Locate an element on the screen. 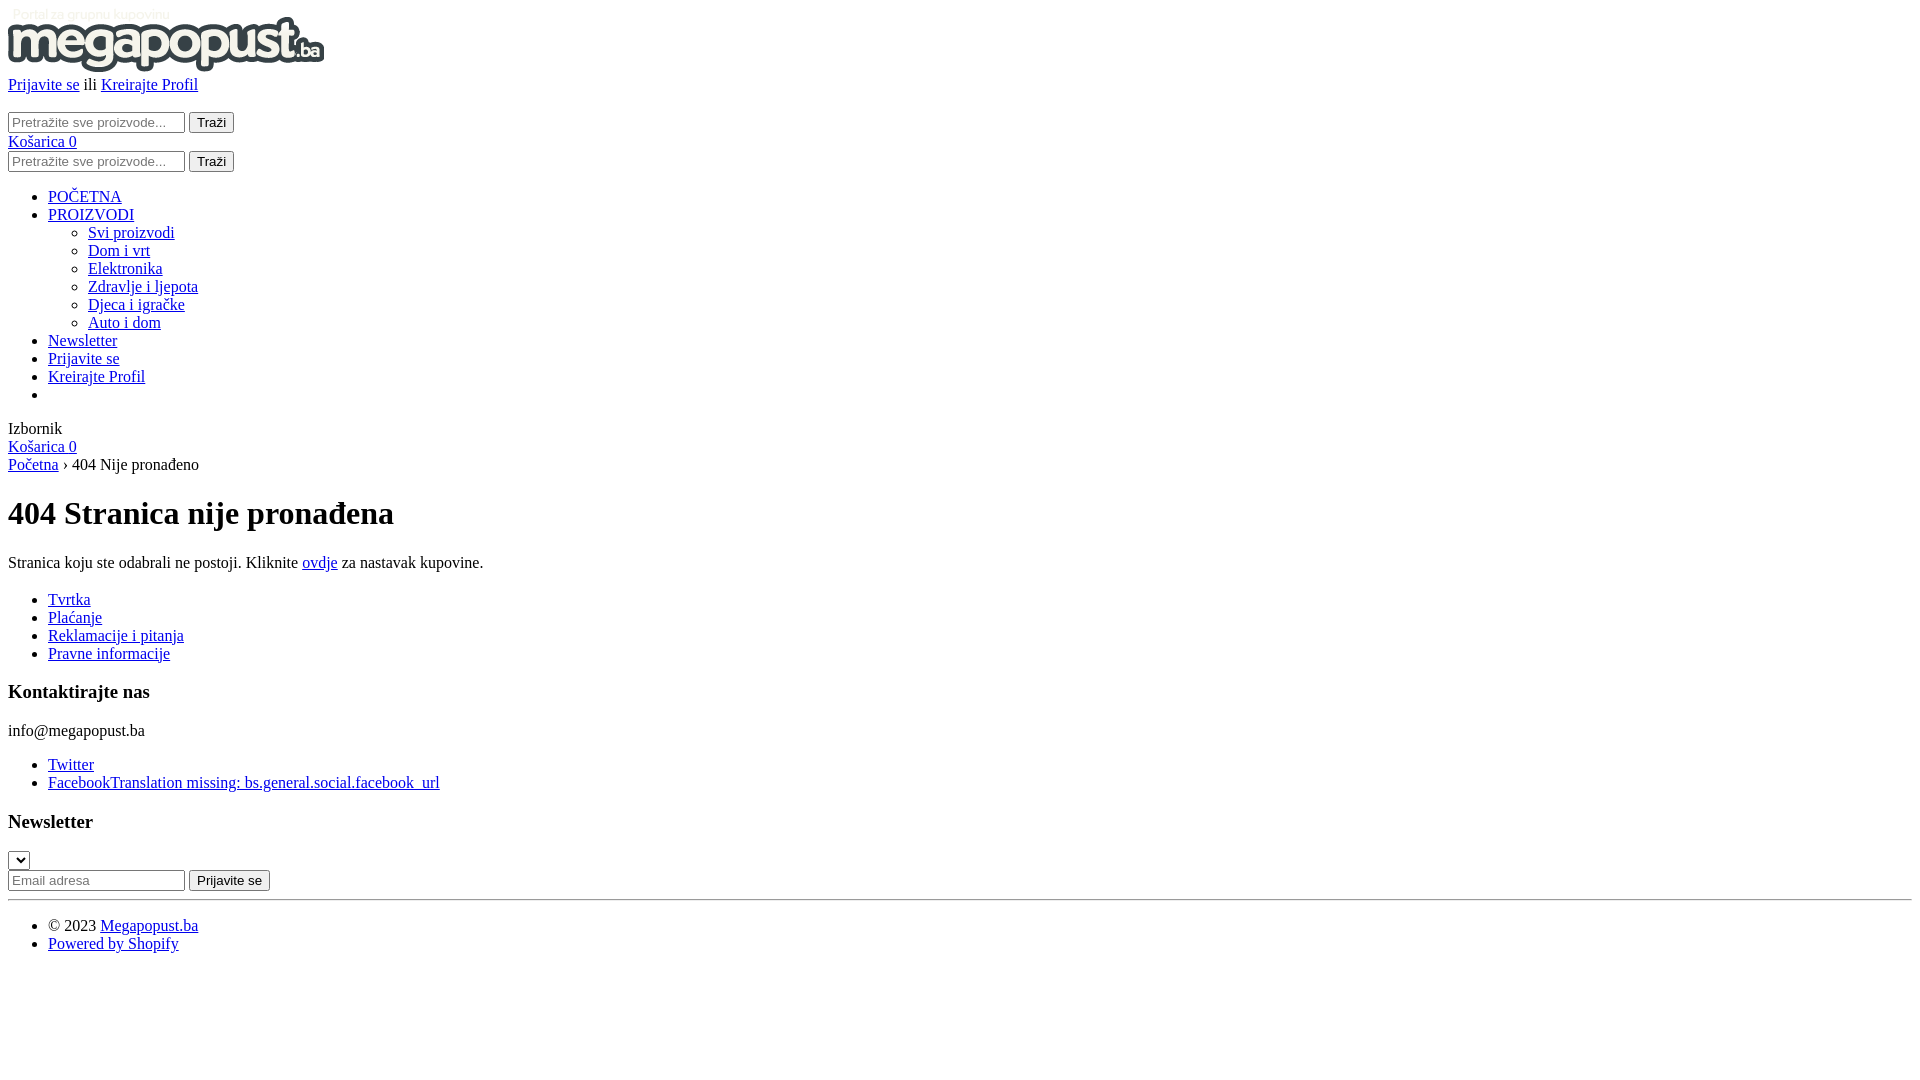 This screenshot has height=1080, width=1920. 'Svi proizvodi' is located at coordinates (130, 231).